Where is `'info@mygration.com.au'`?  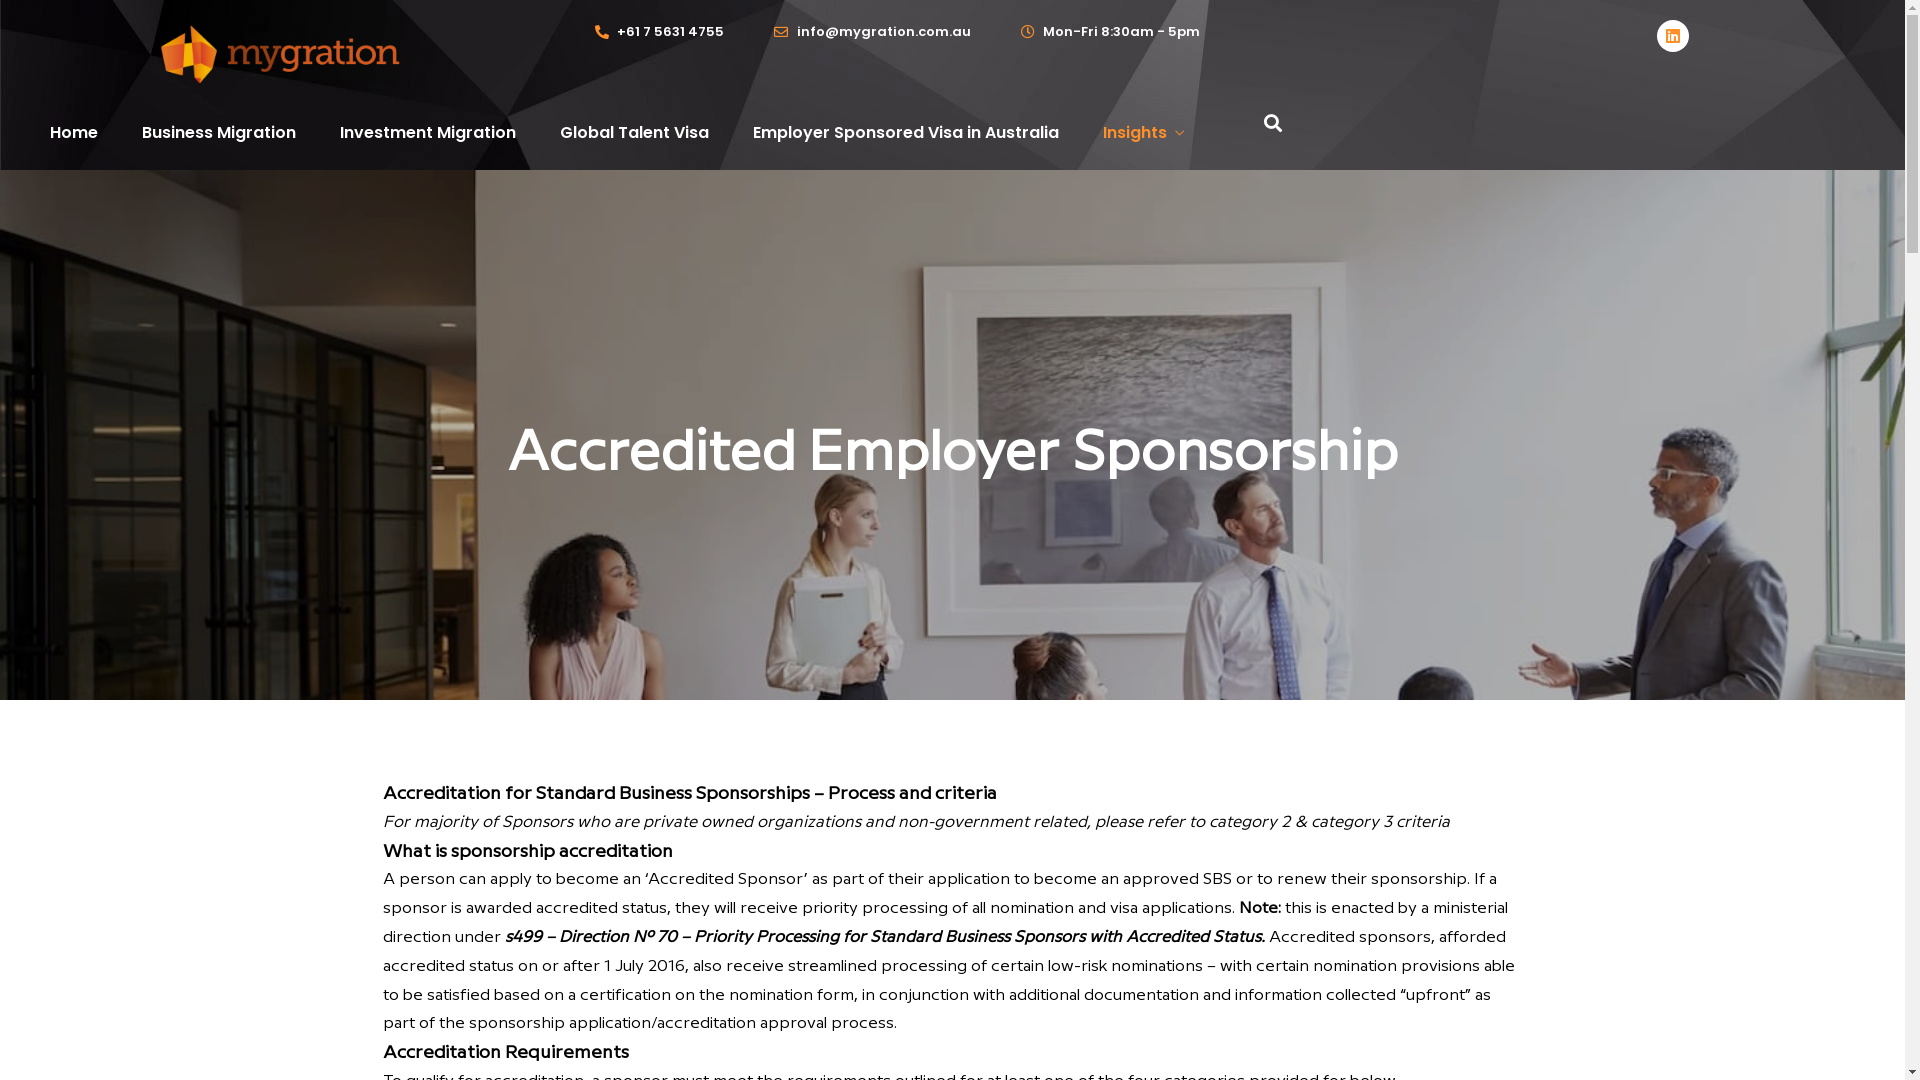
'info@mygration.com.au' is located at coordinates (872, 31).